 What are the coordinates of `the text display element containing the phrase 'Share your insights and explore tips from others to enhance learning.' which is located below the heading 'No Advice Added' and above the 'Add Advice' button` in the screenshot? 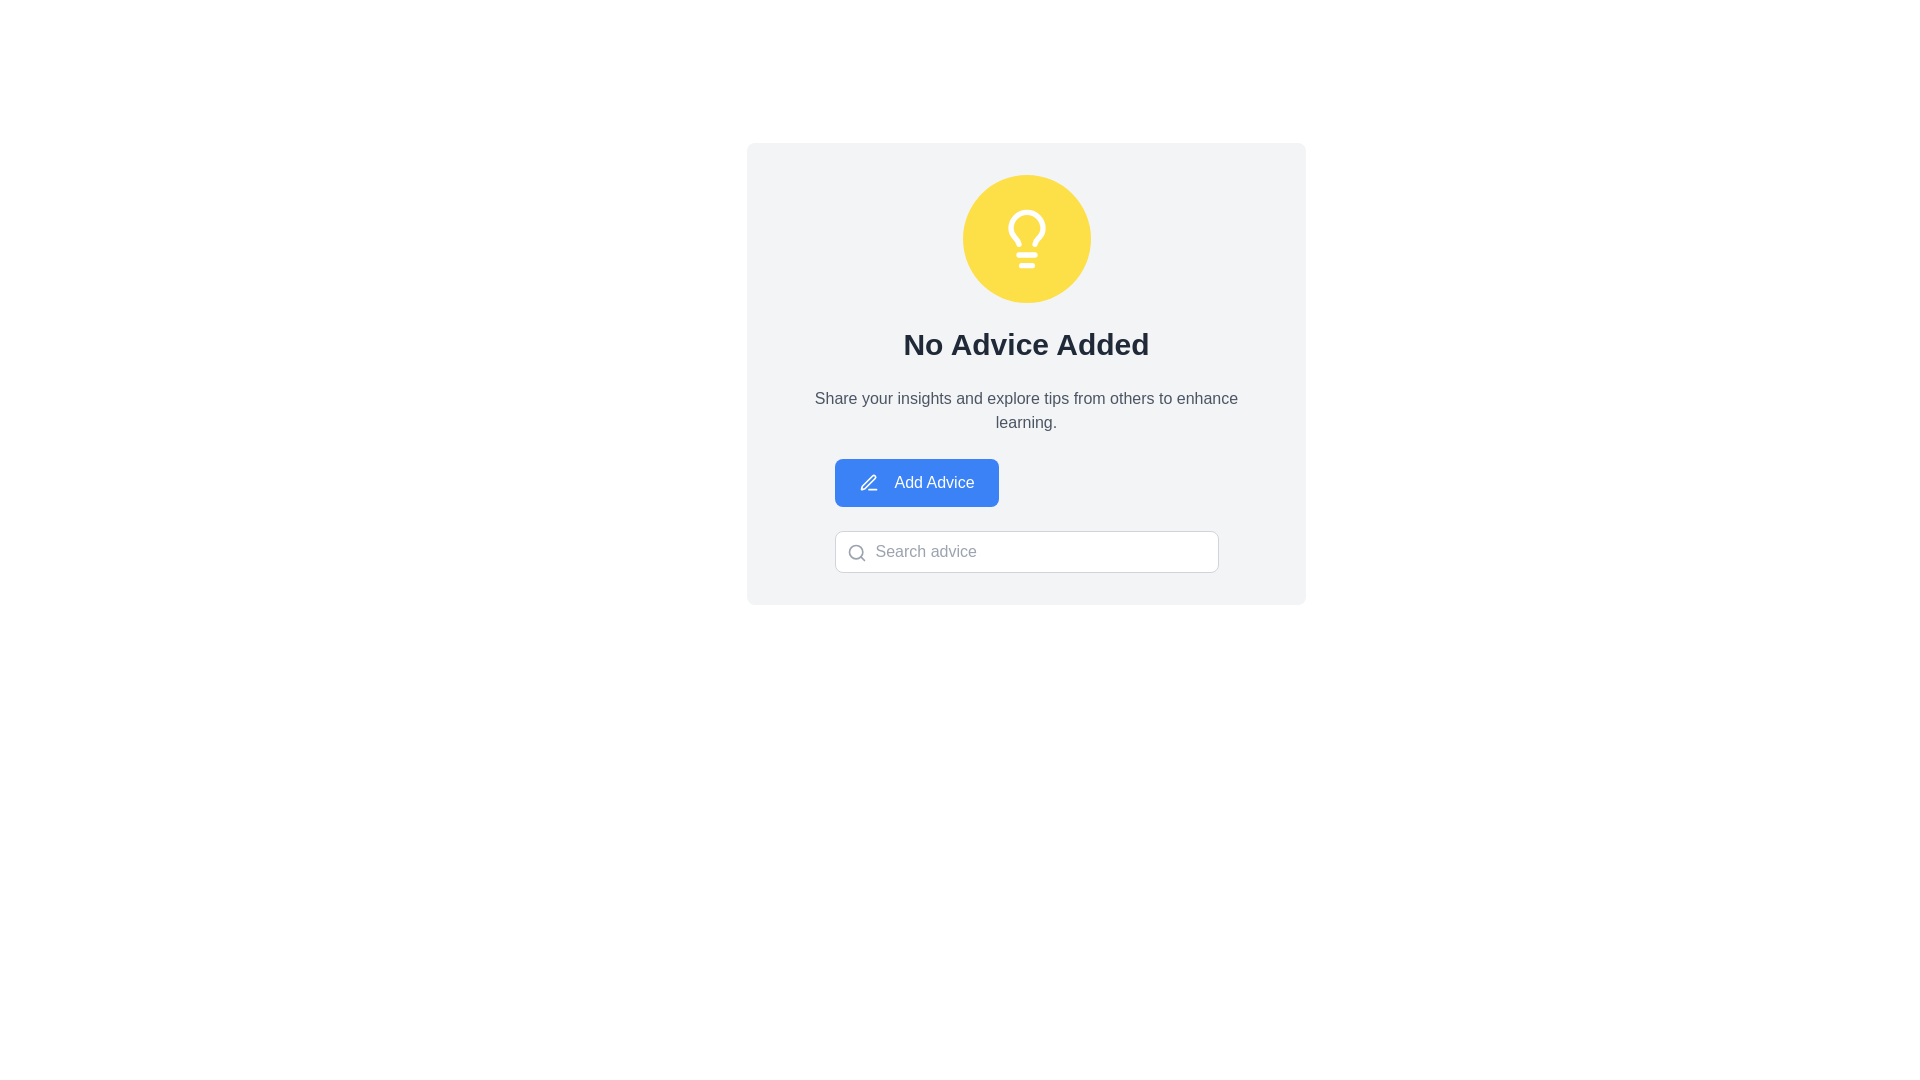 It's located at (1026, 410).